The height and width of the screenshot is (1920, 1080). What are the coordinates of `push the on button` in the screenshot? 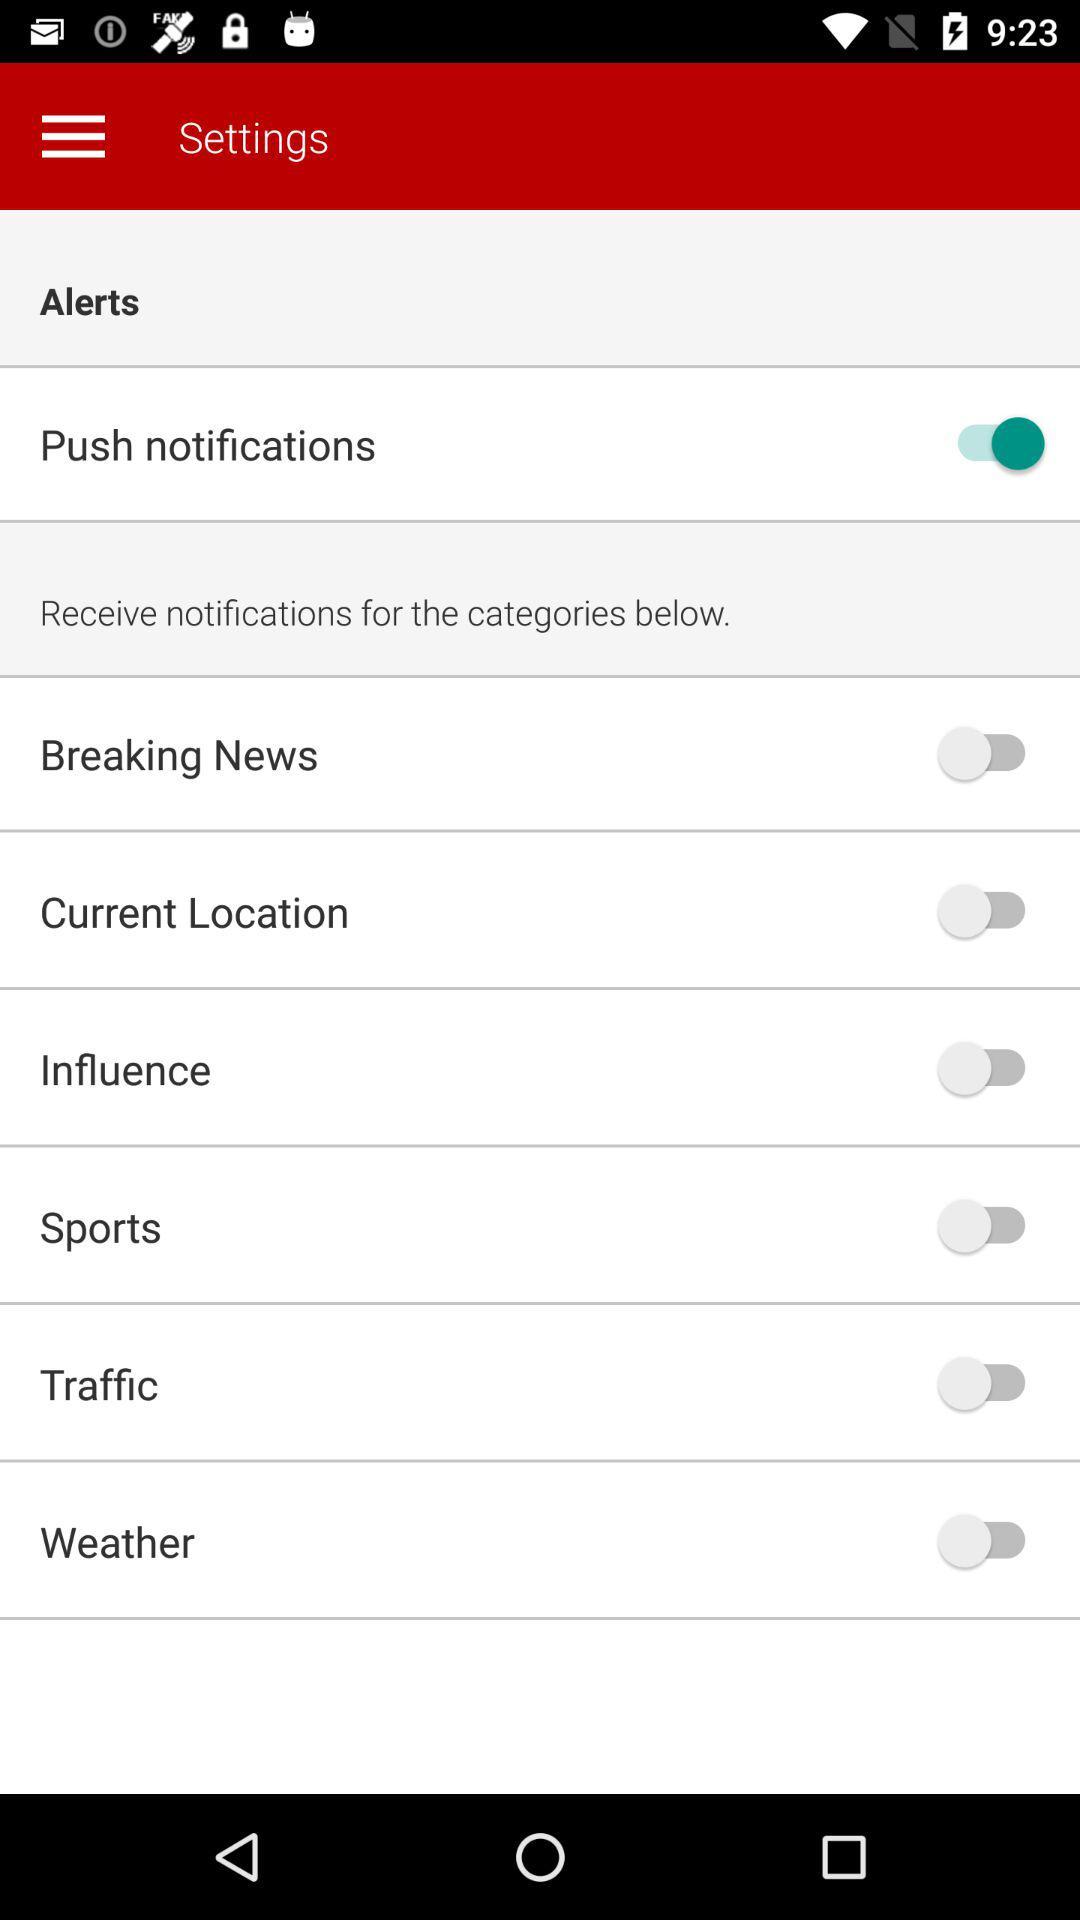 It's located at (991, 909).